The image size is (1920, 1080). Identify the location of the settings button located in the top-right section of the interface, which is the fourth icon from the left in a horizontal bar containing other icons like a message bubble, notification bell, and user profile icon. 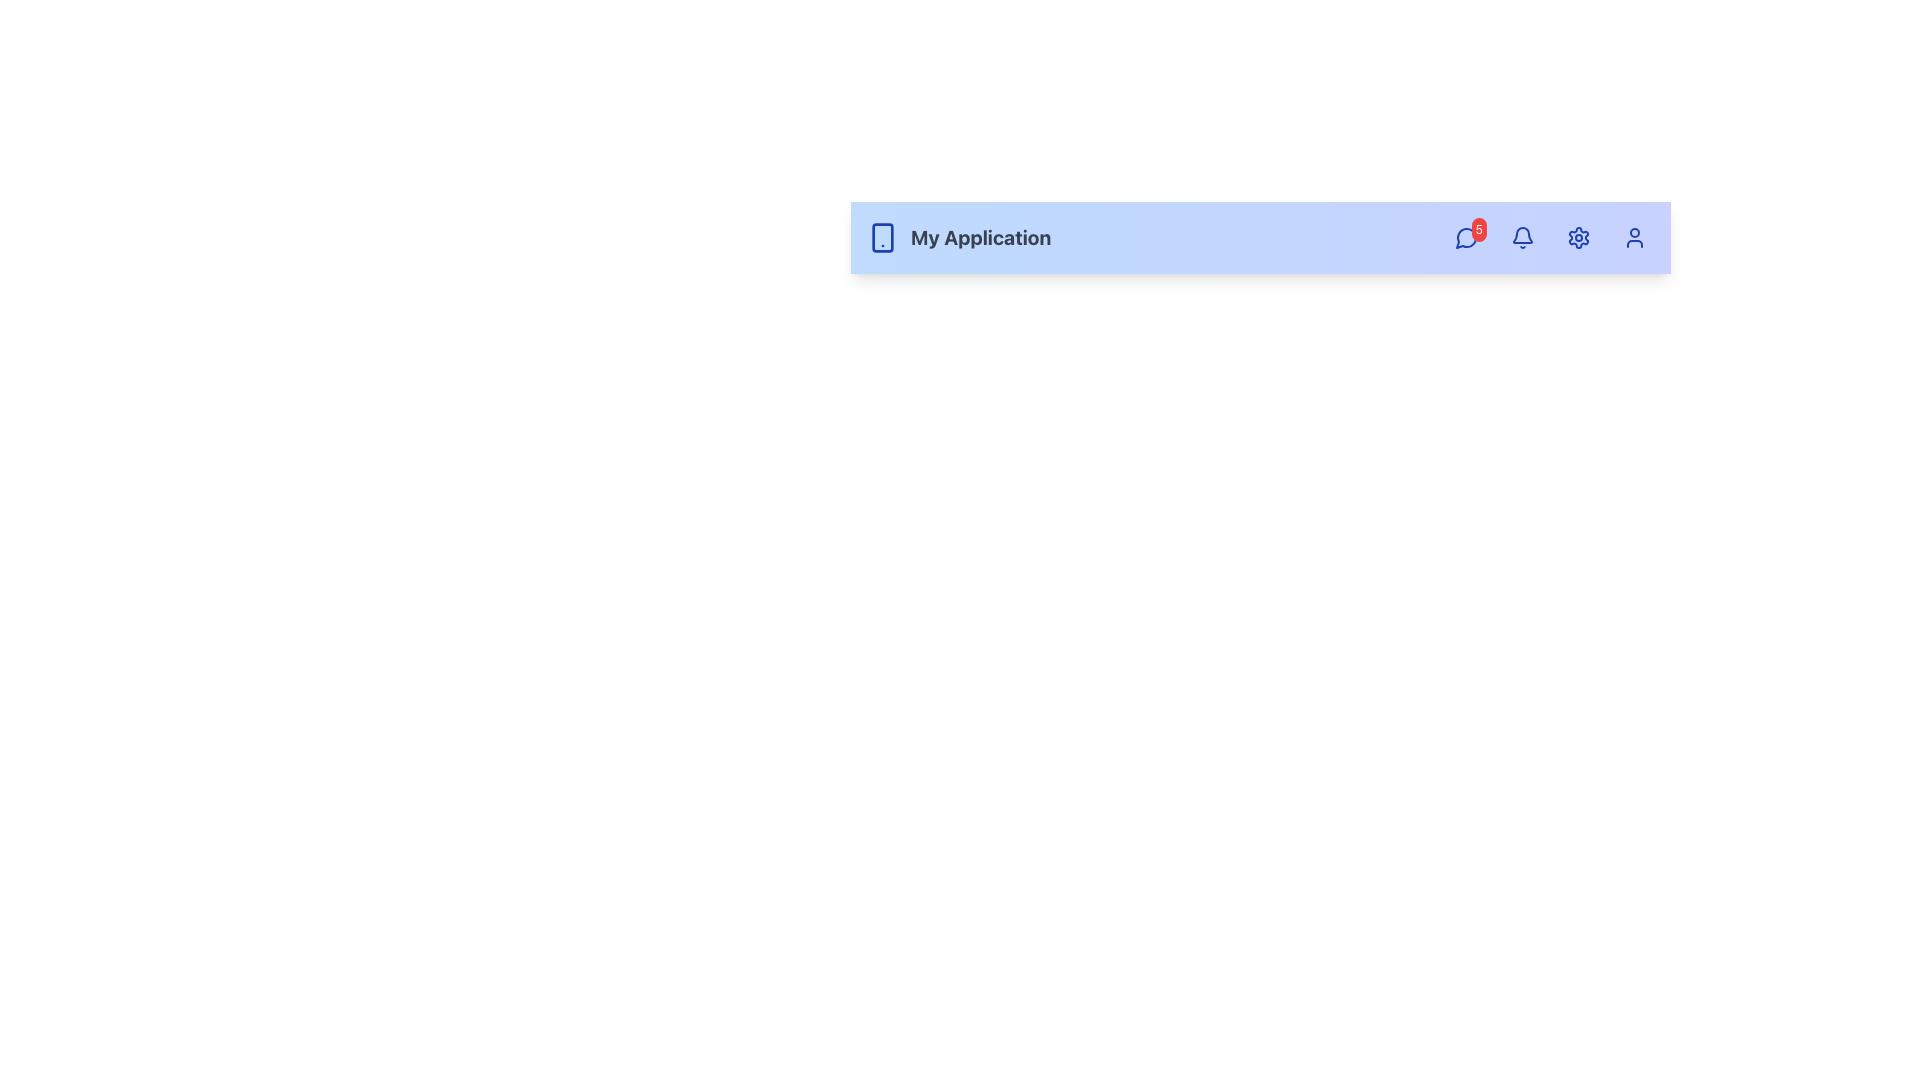
(1578, 237).